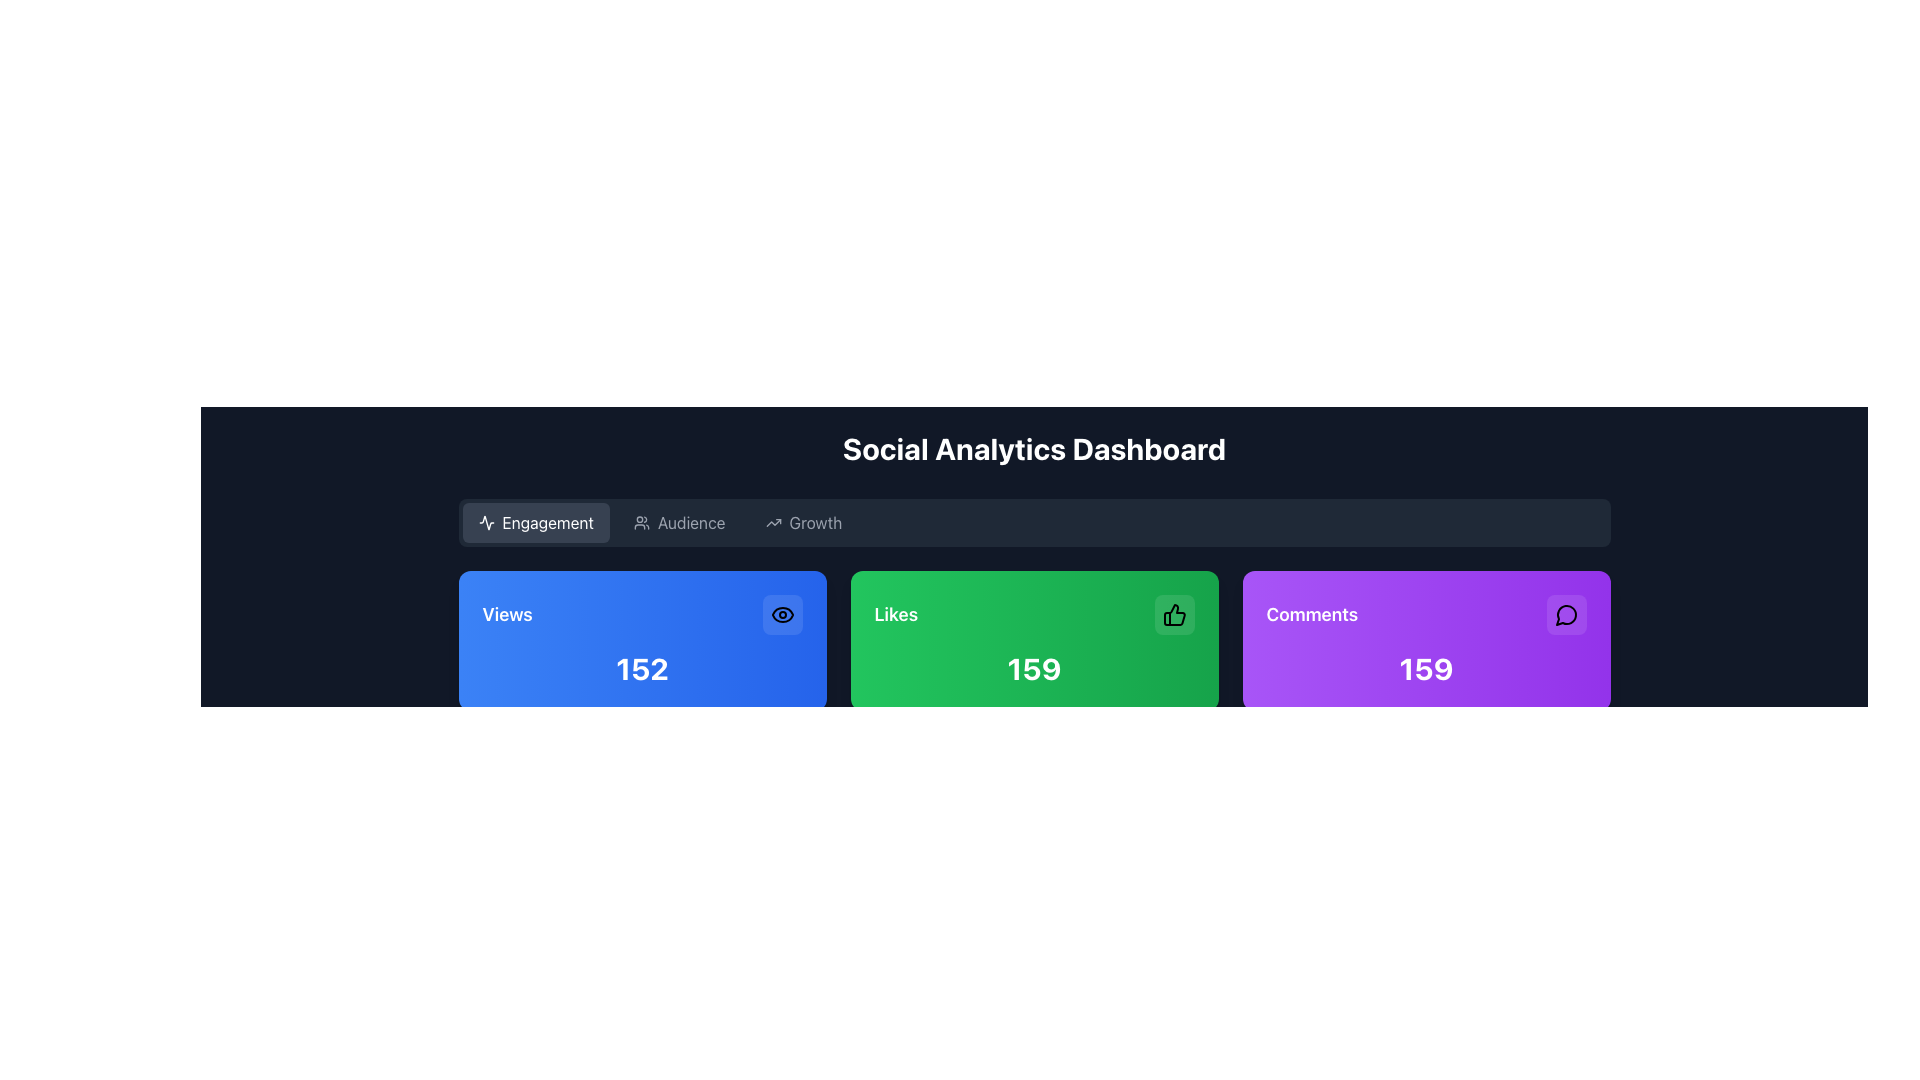 This screenshot has height=1080, width=1920. What do you see at coordinates (1312, 613) in the screenshot?
I see `the Text label located in the top-left corner of the purple box labeled 'Comments'` at bounding box center [1312, 613].